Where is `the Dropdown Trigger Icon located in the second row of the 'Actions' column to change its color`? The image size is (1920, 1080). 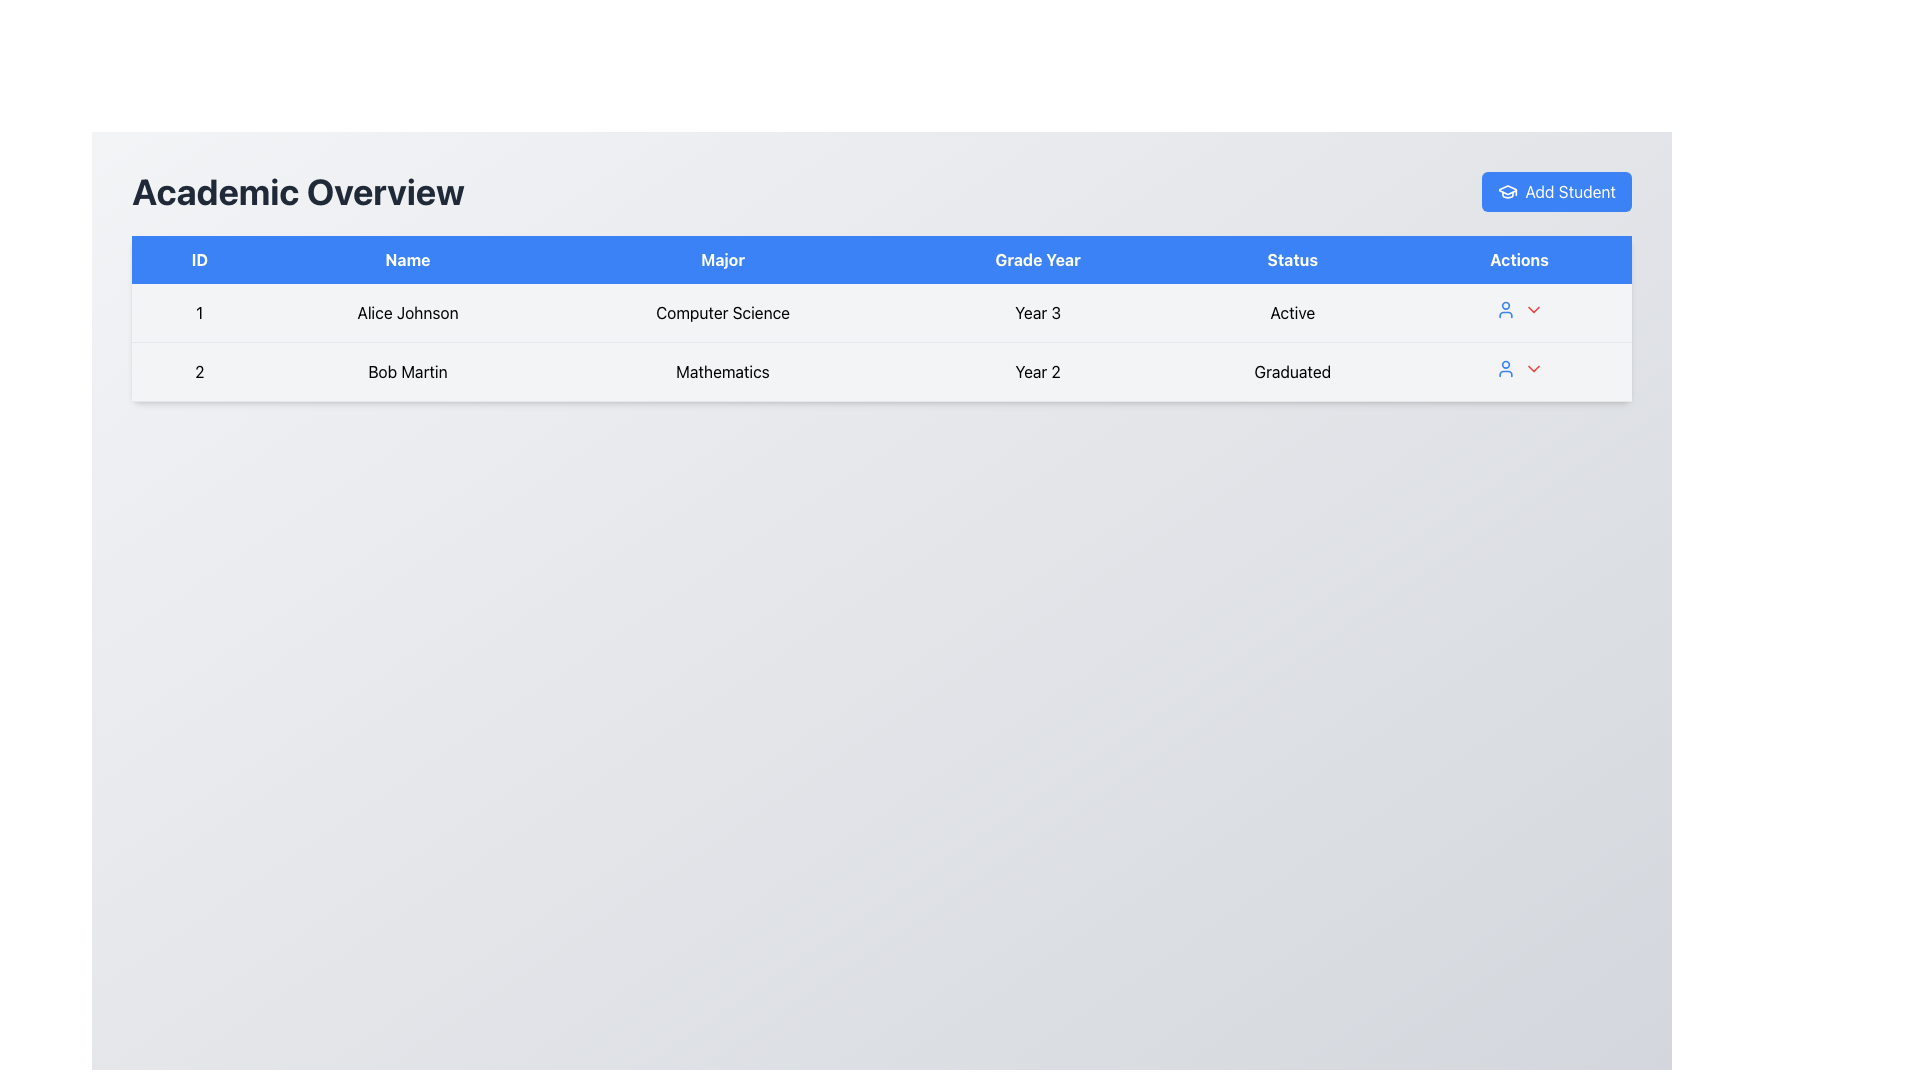
the Dropdown Trigger Icon located in the second row of the 'Actions' column to change its color is located at coordinates (1532, 309).